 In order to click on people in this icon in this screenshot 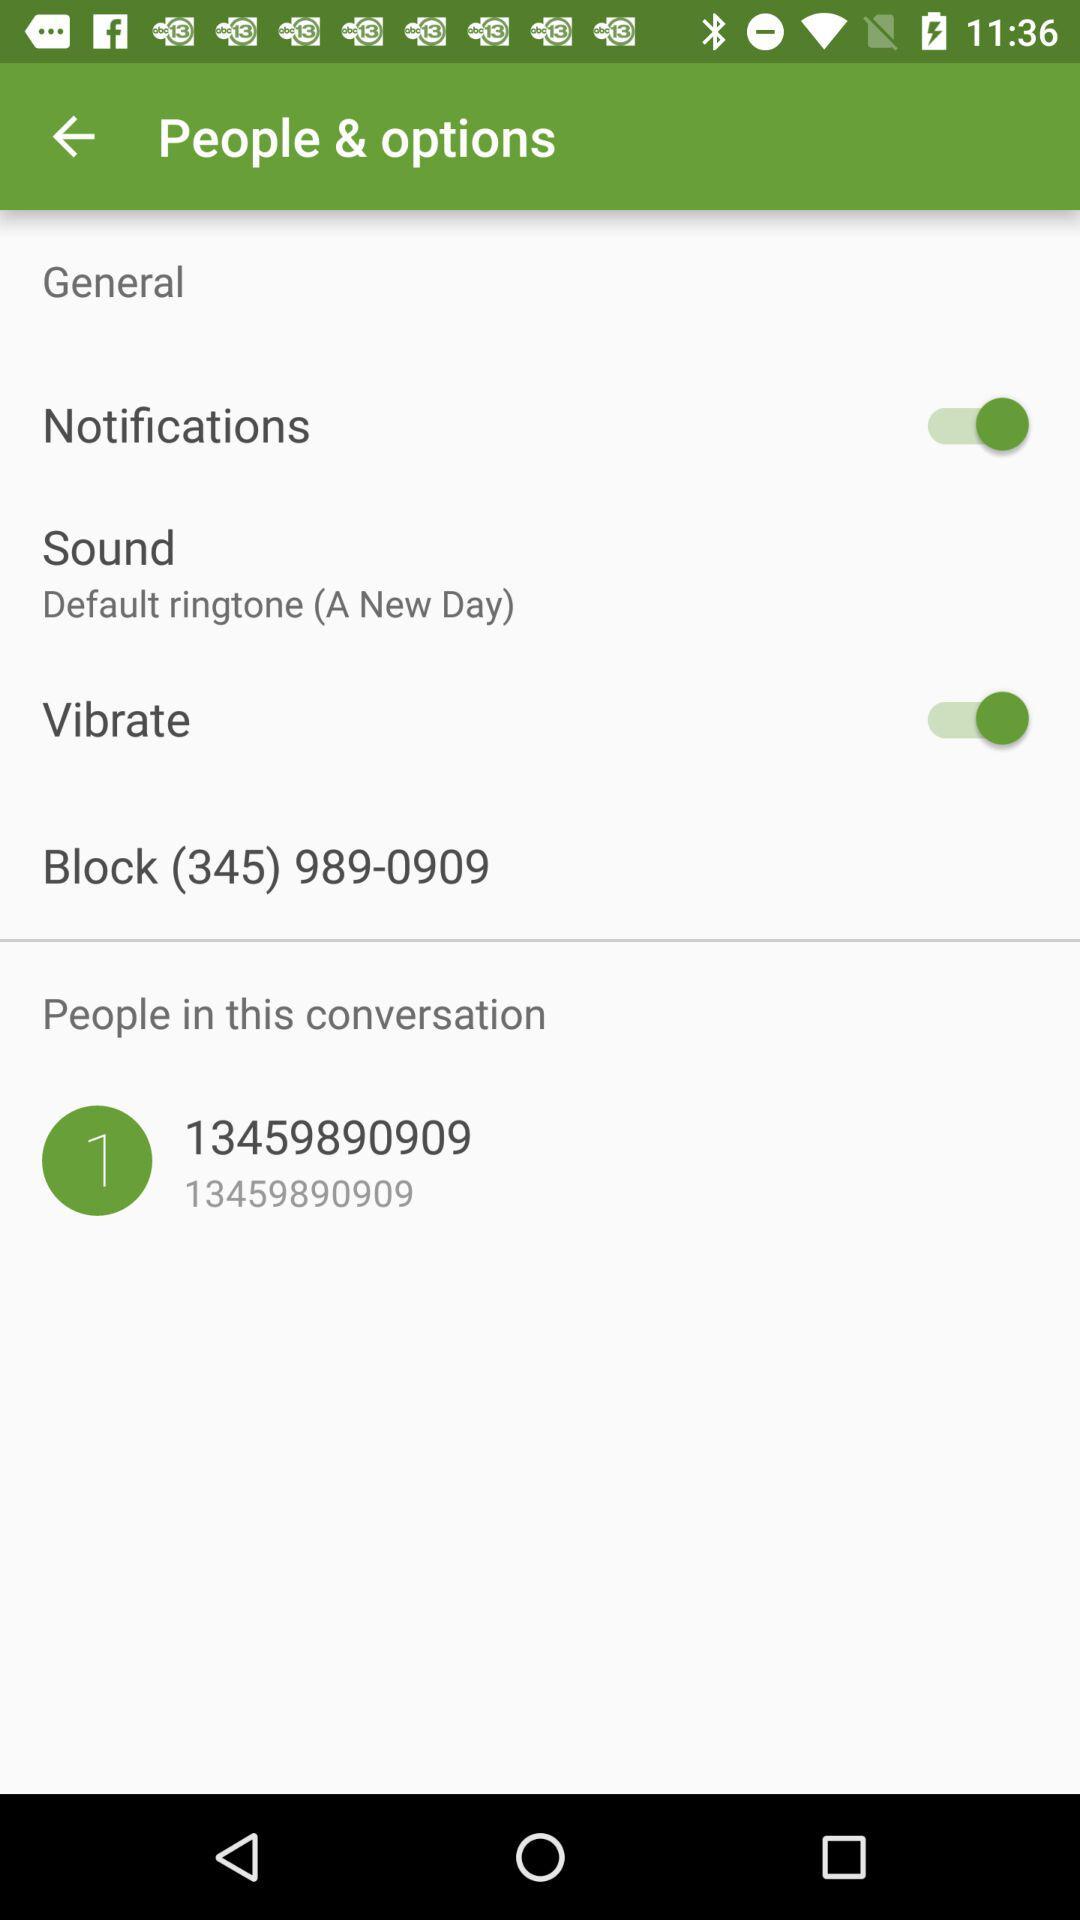, I will do `click(540, 1012)`.